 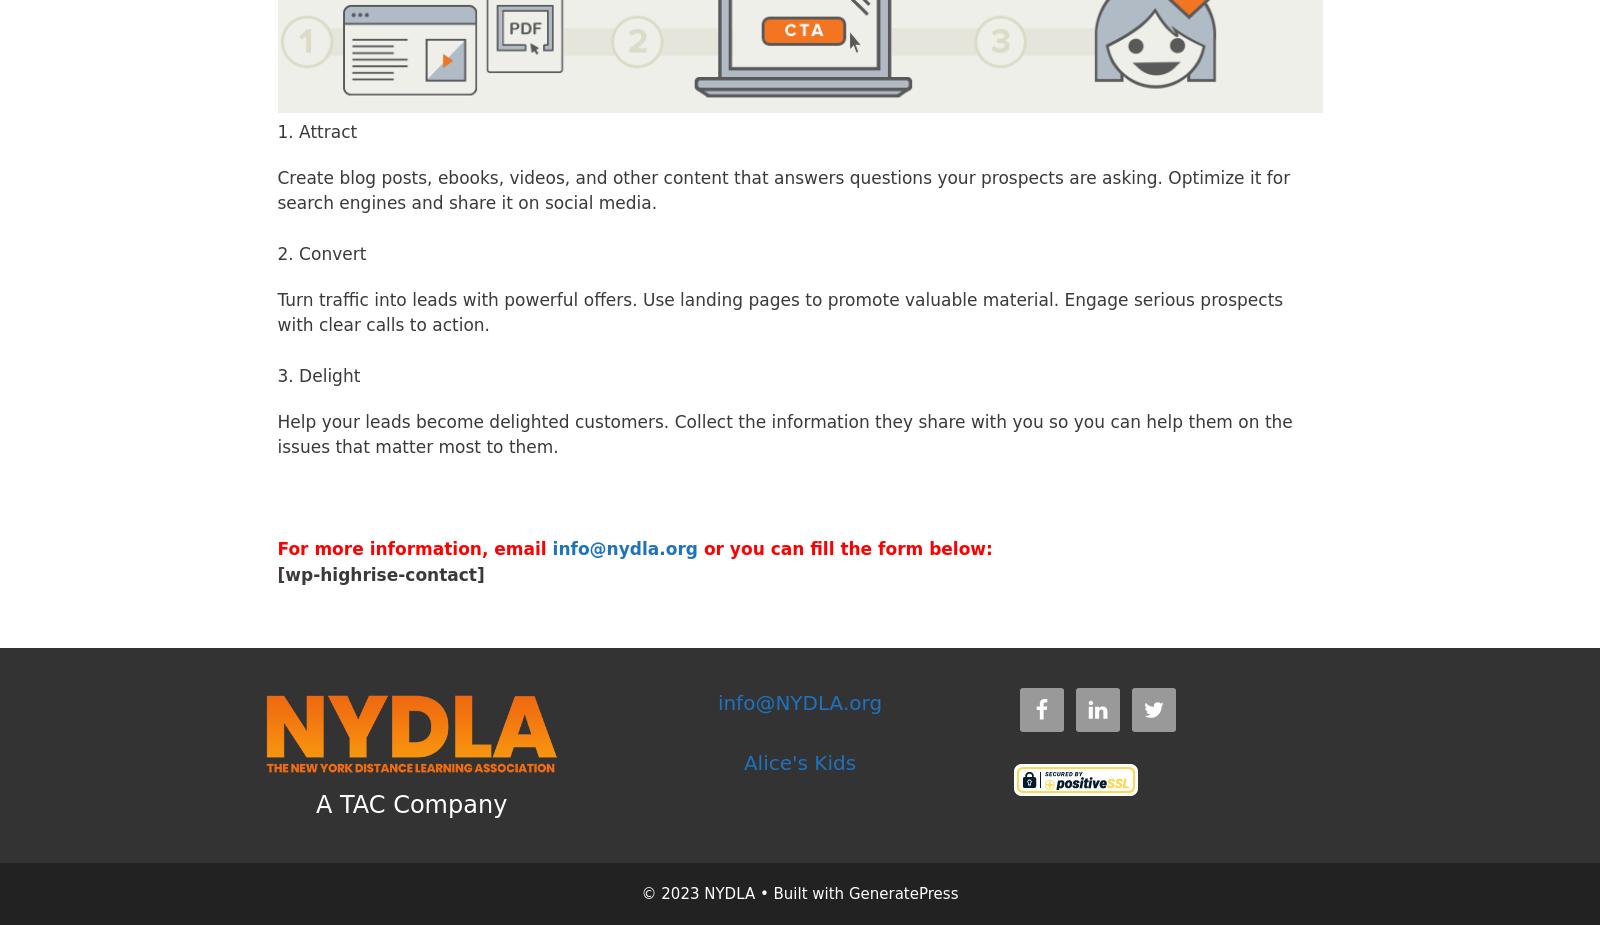 I want to click on 'Turn traffic into leads with powerful offers. Use landing pages to promote valuable material. Engage serious prospects with clear calls to action.', so click(x=780, y=311).